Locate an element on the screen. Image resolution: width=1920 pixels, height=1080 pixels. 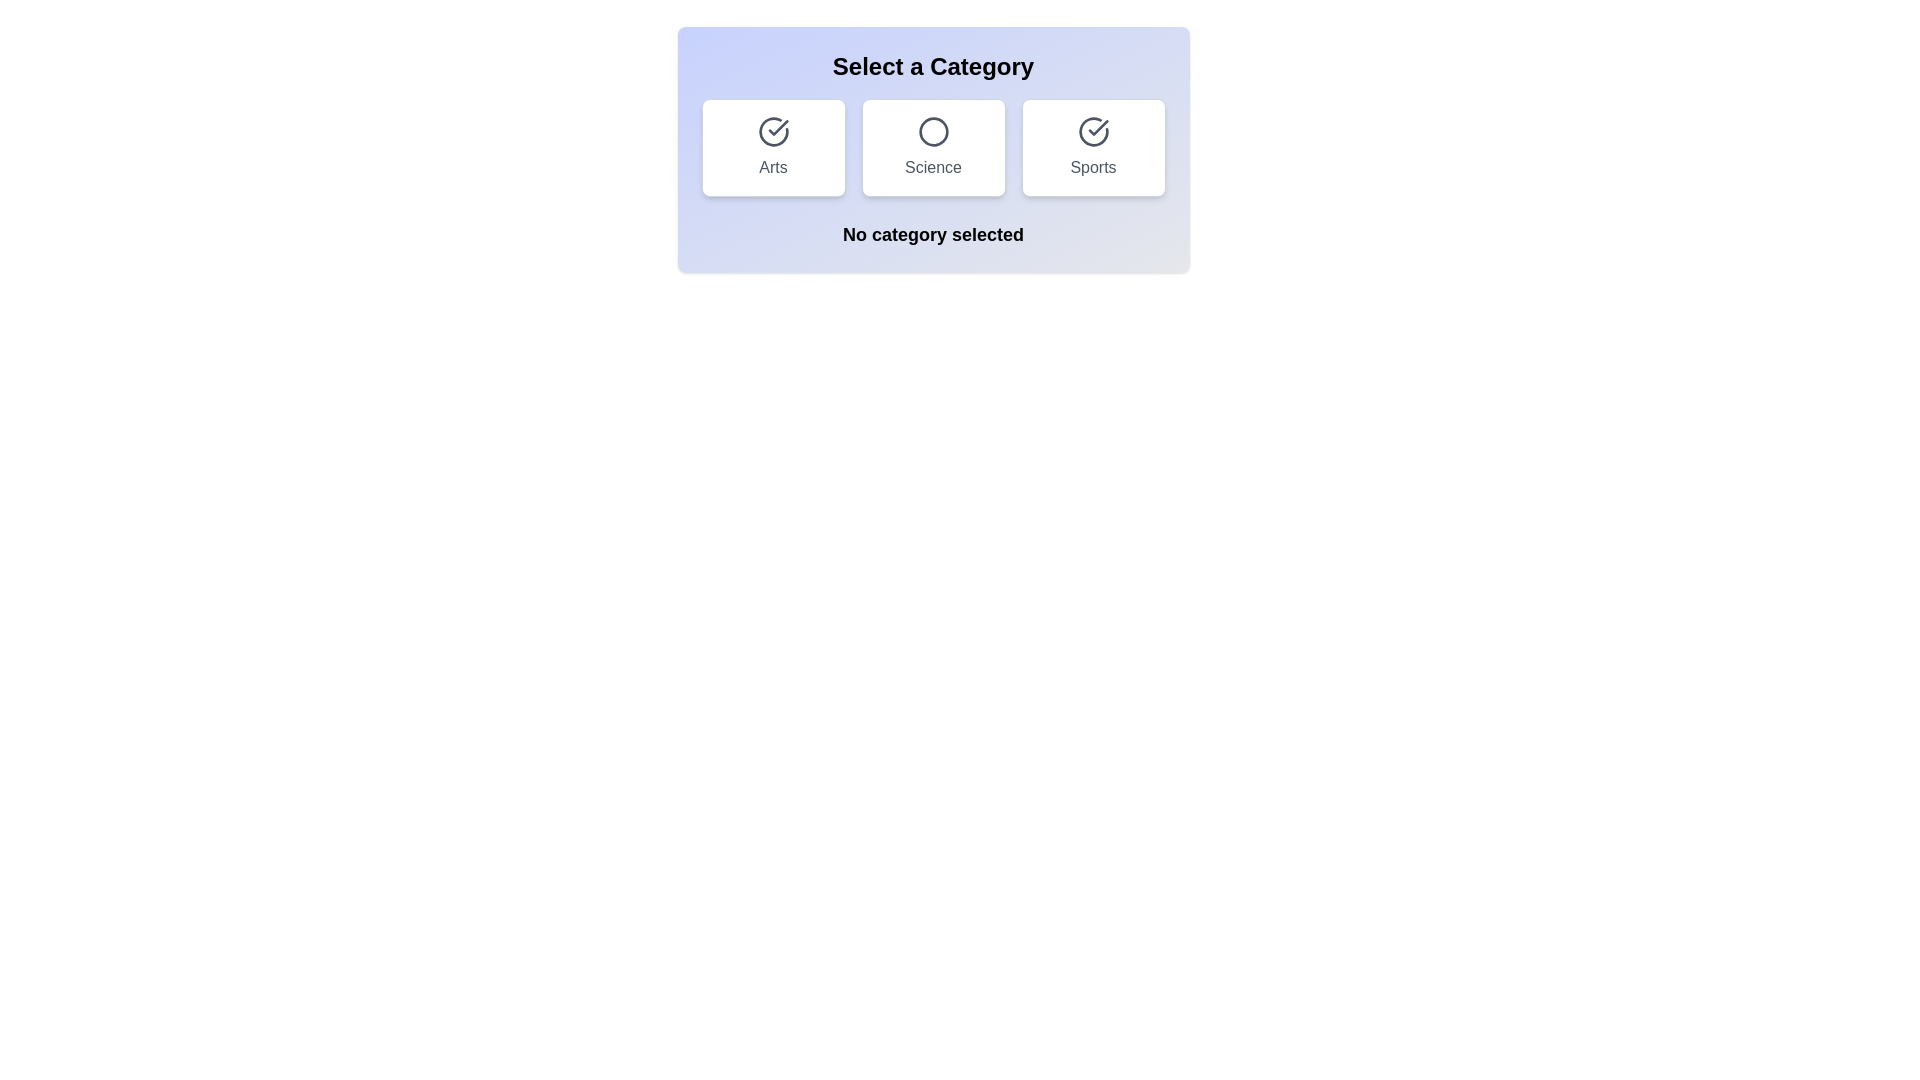
the selection indication by clicking on the Sports category icon, which is centrally positioned at the top section of the Sports category card is located at coordinates (1092, 131).